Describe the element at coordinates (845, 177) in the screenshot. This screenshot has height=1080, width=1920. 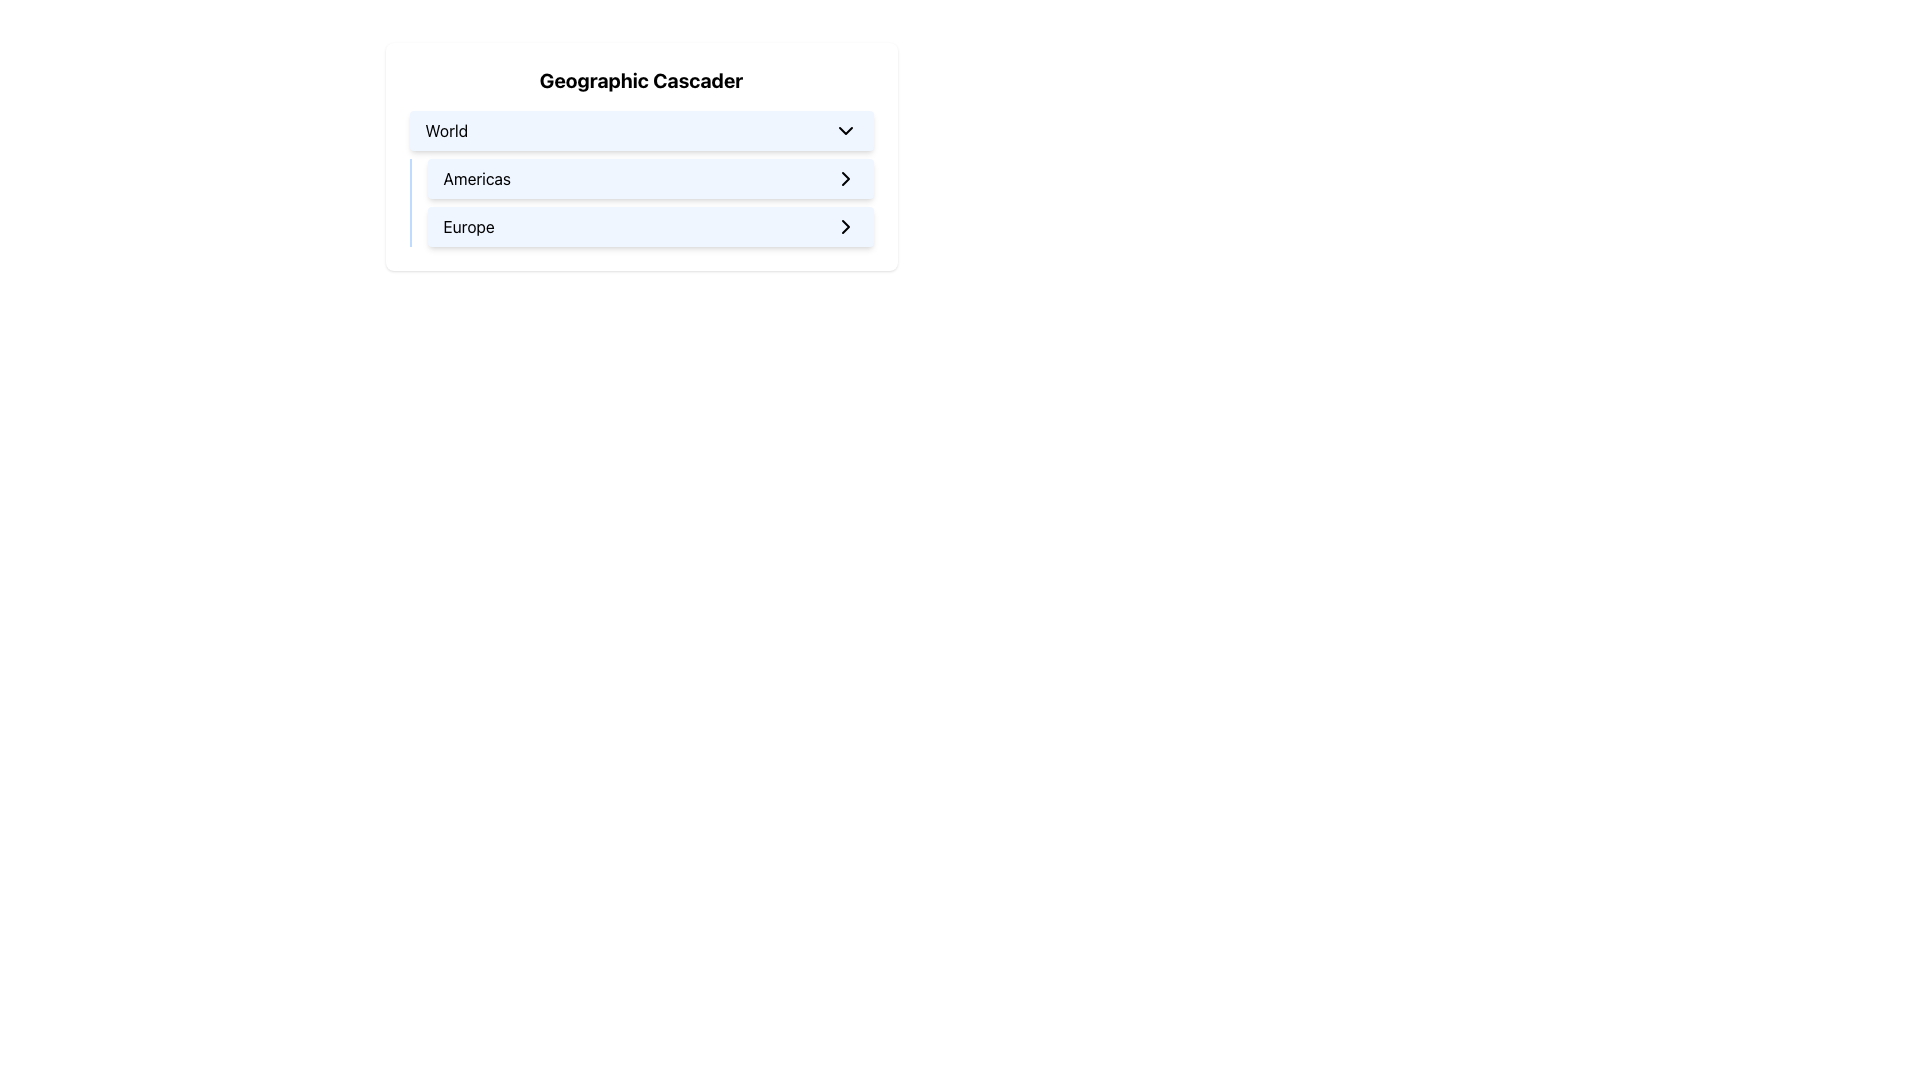
I see `the chevron-shaped right-pointing arrow SVG icon, which is part of the interactive list item labeled 'Americas'` at that location.